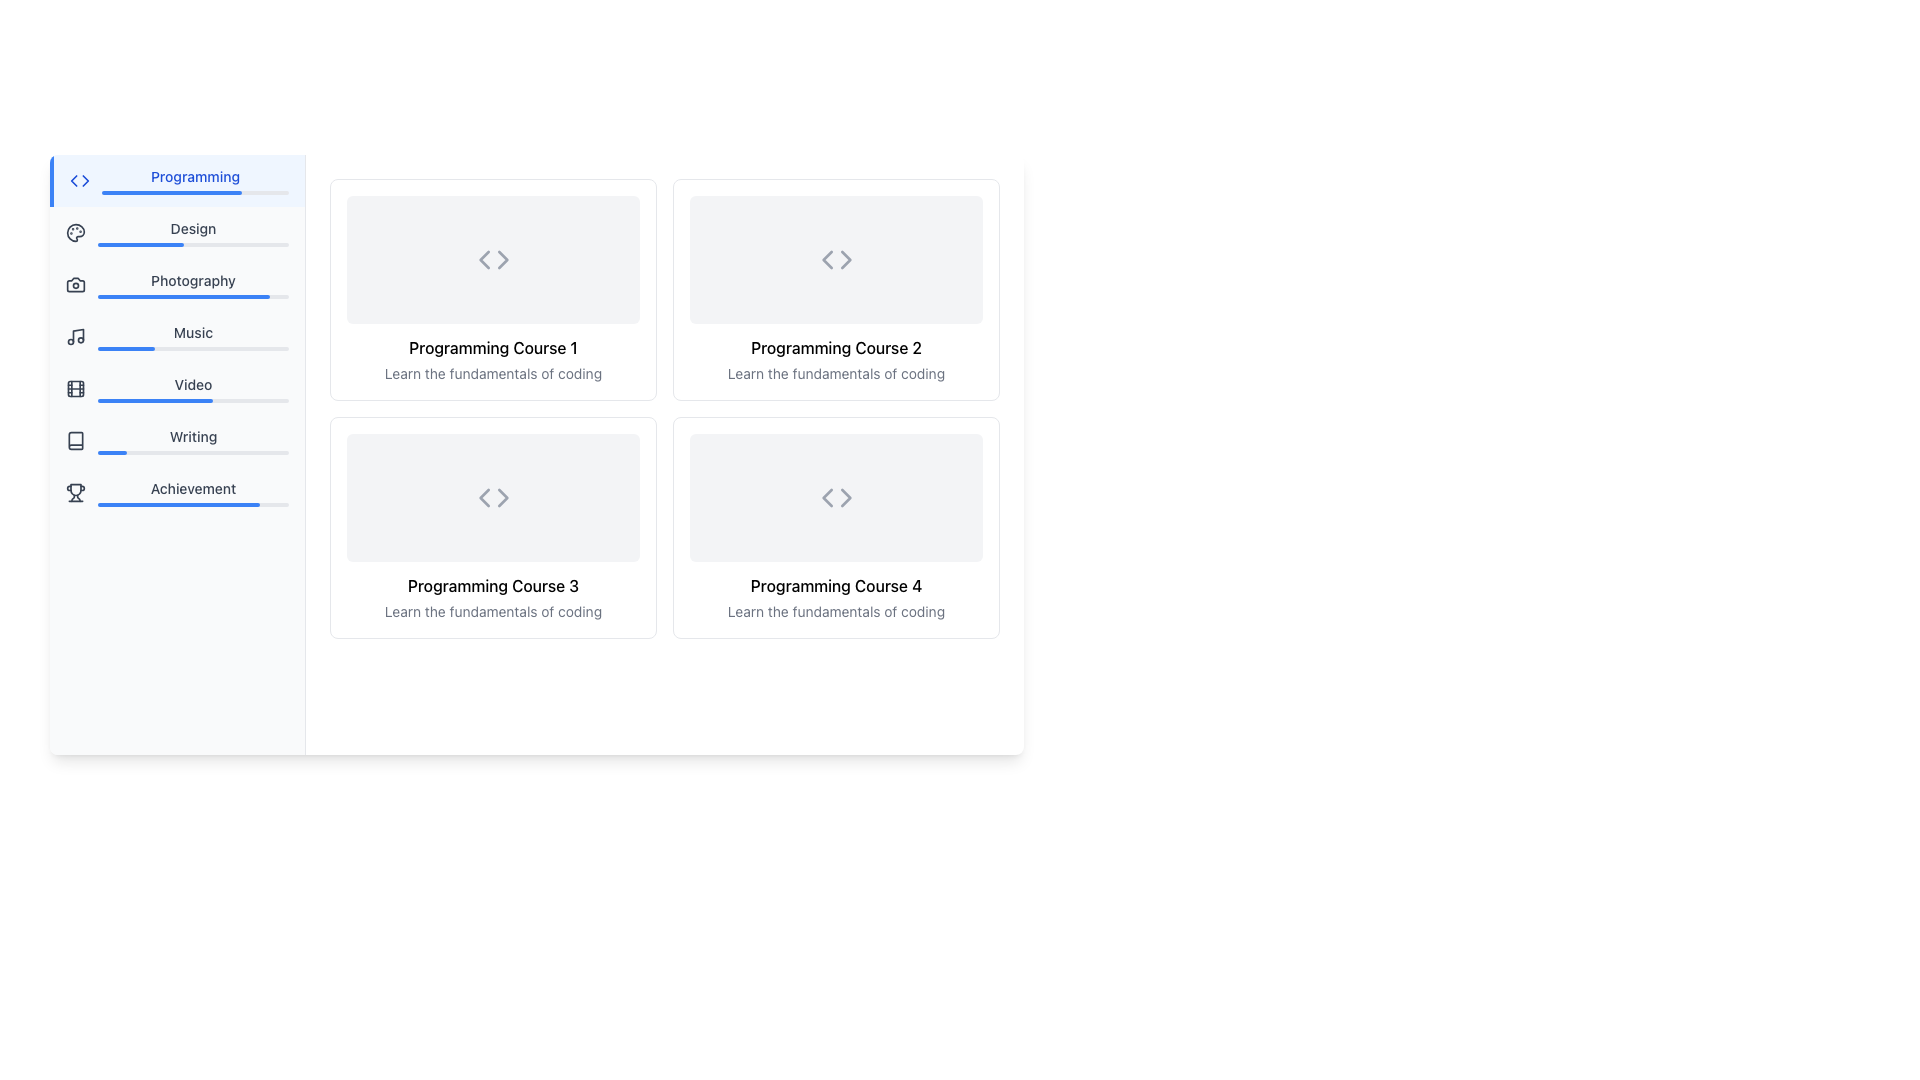 This screenshot has height=1080, width=1920. Describe the element at coordinates (195, 176) in the screenshot. I see `the blue-colored text label displaying 'Programming' located at the top of the vertical navigation menu in the left sidebar` at that location.